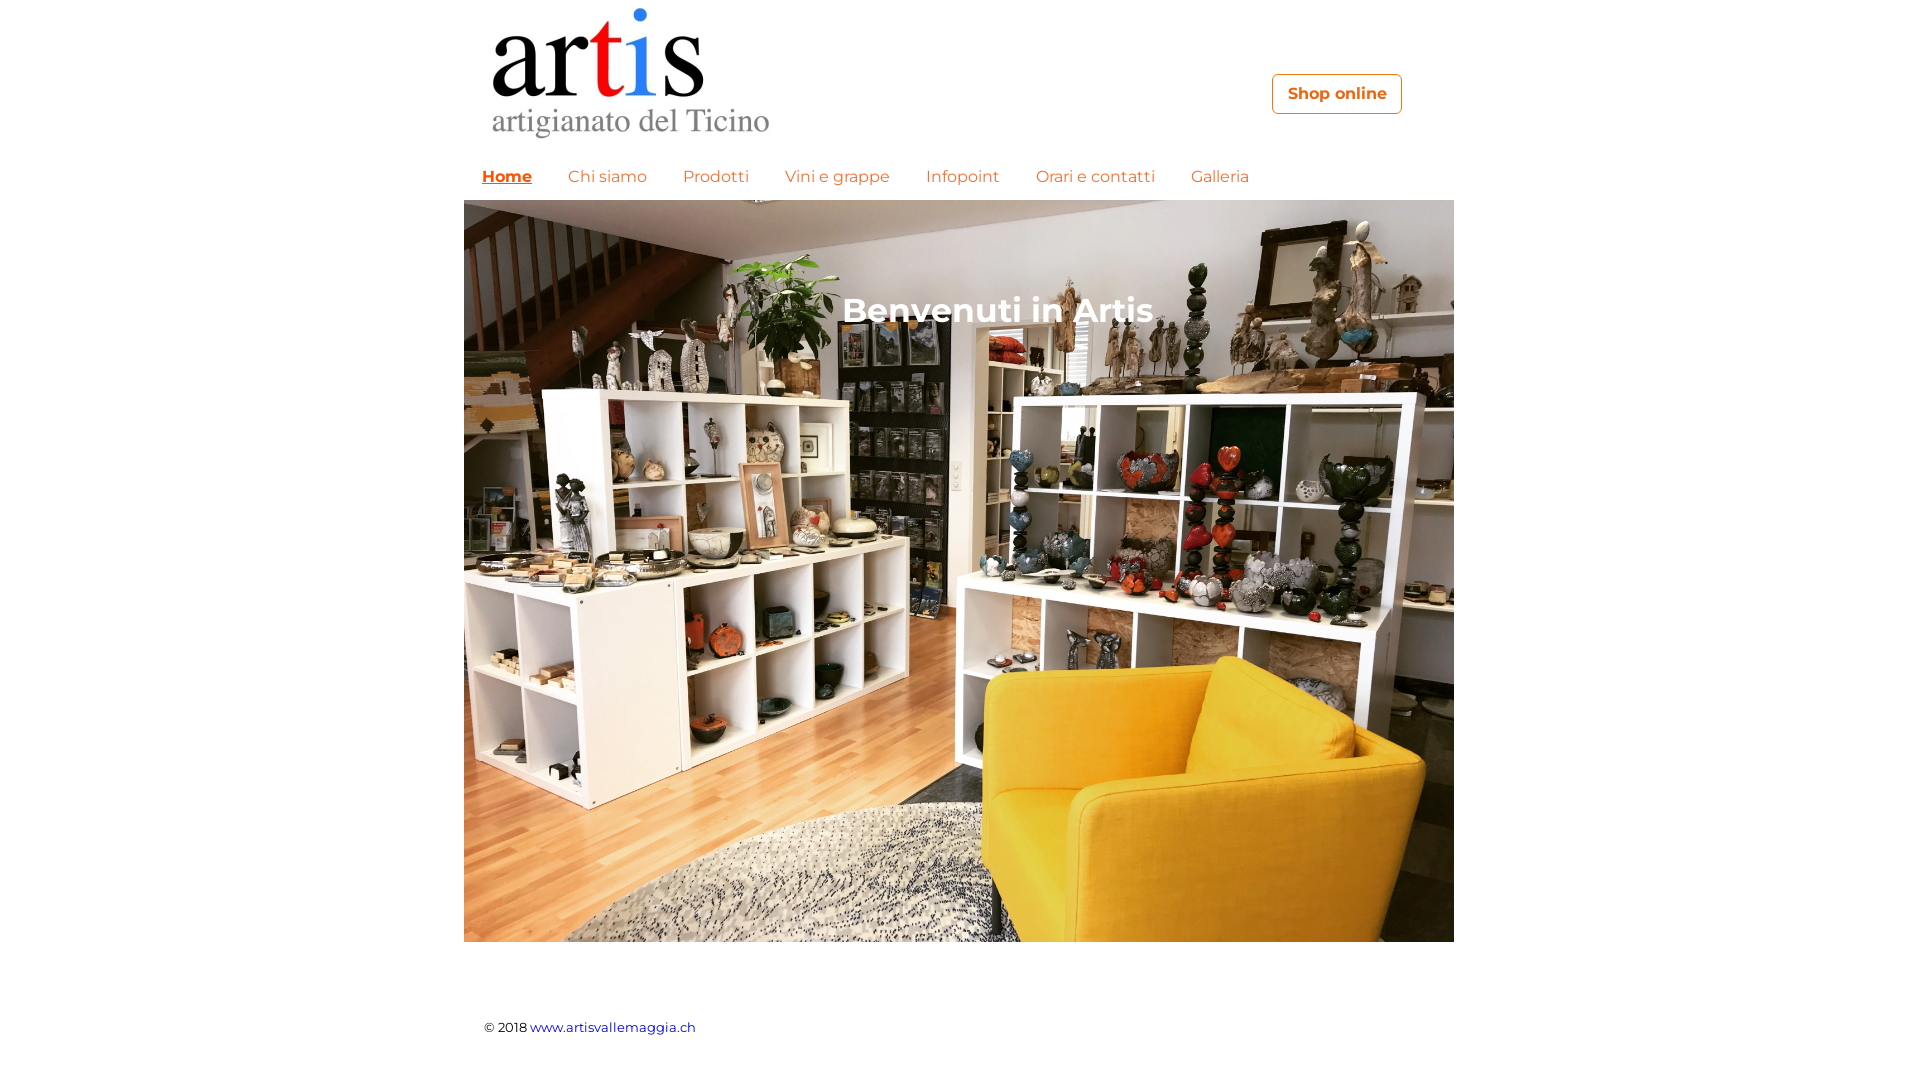 This screenshot has width=1920, height=1080. Describe the element at coordinates (1218, 176) in the screenshot. I see `'Galleria'` at that location.